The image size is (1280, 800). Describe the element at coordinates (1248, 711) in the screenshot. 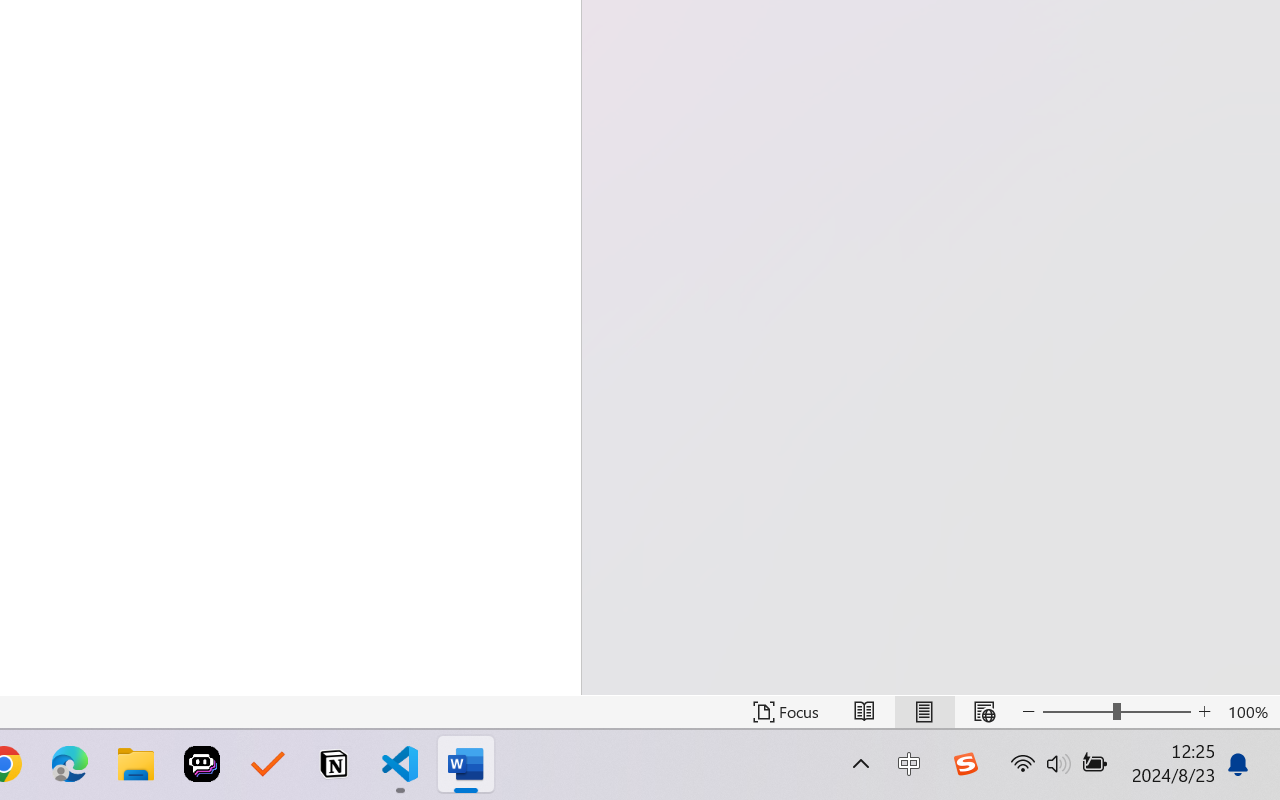

I see `'Zoom 100%'` at that location.